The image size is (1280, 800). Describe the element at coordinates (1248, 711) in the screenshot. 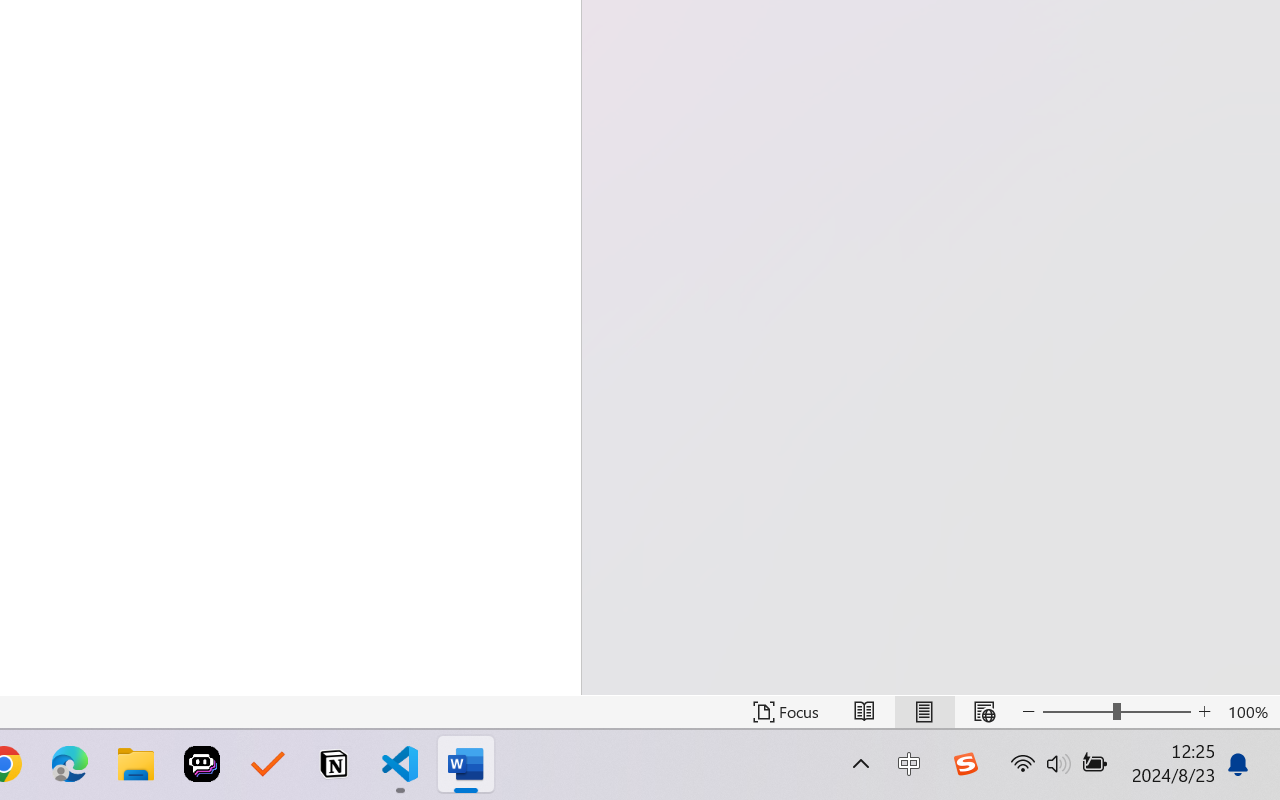

I see `'Zoom 100%'` at that location.